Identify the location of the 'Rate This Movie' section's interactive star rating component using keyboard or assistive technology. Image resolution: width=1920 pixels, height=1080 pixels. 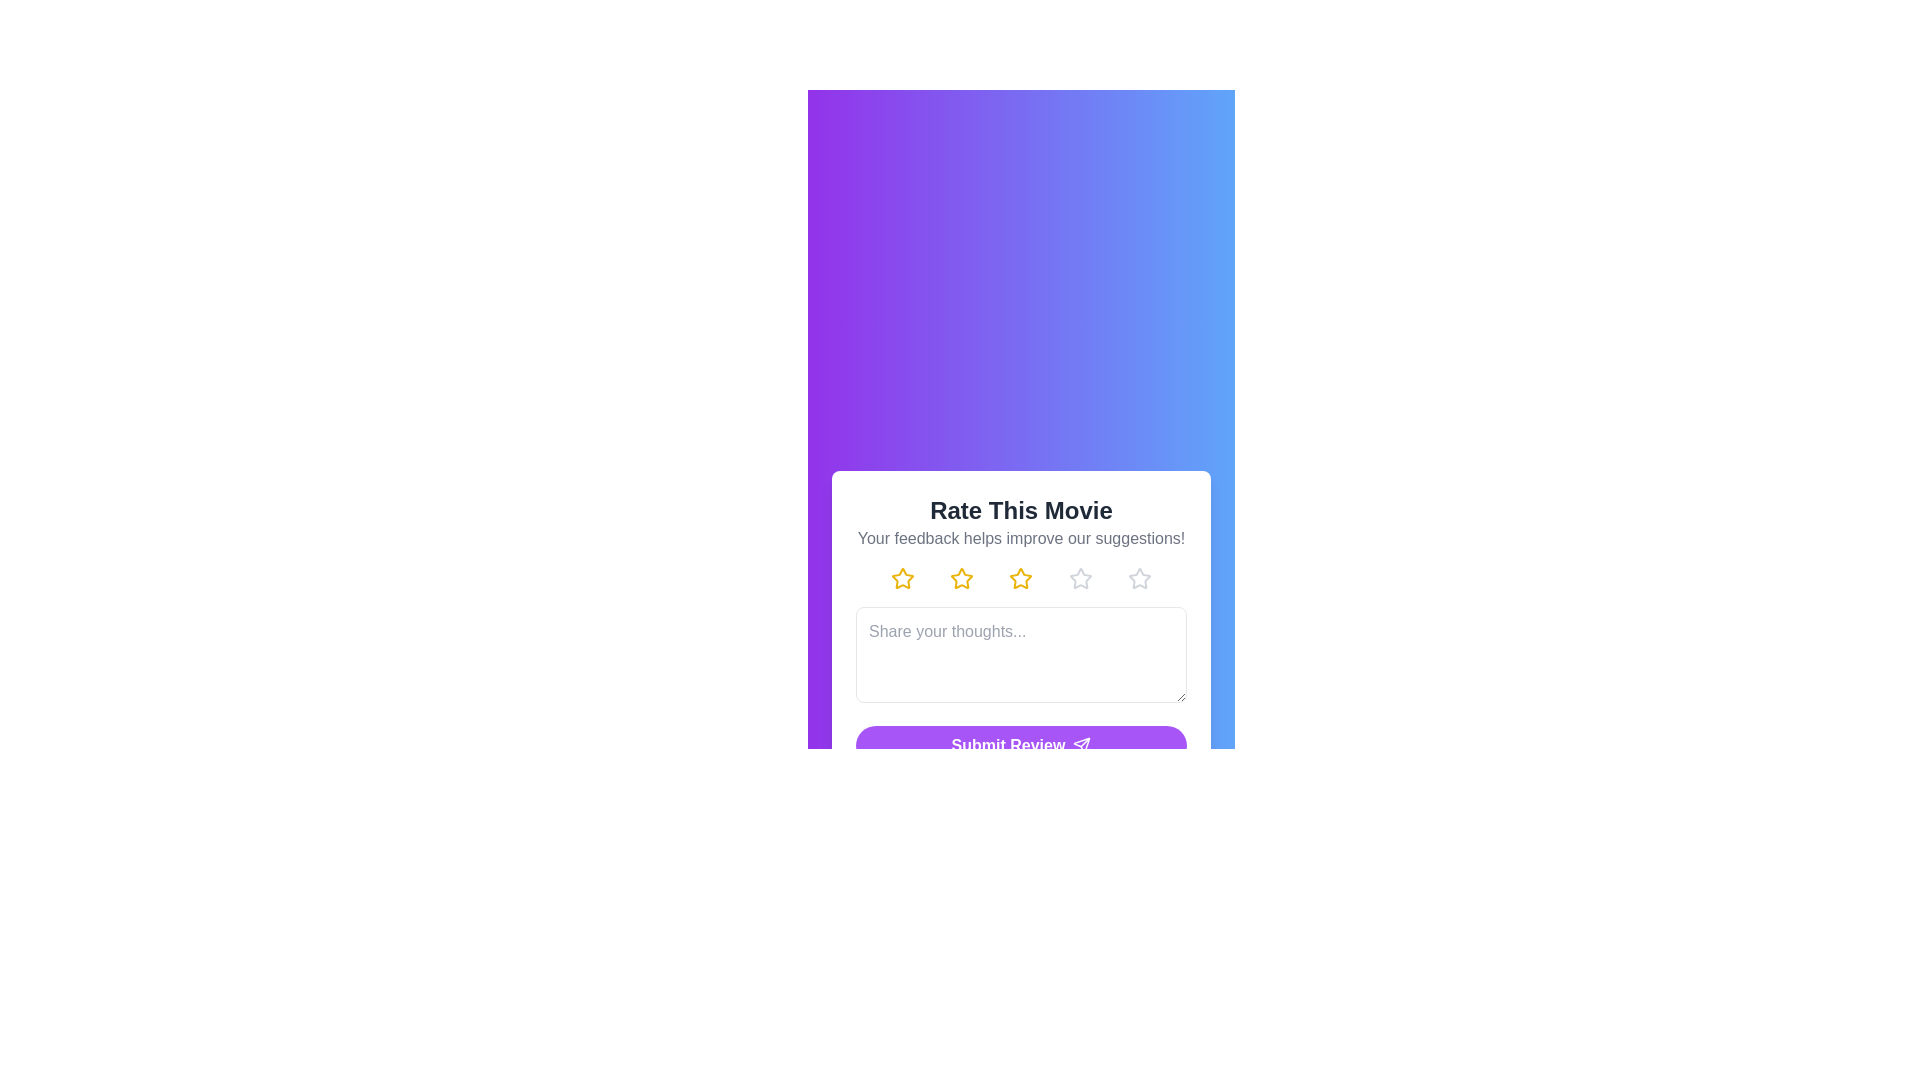
(1021, 578).